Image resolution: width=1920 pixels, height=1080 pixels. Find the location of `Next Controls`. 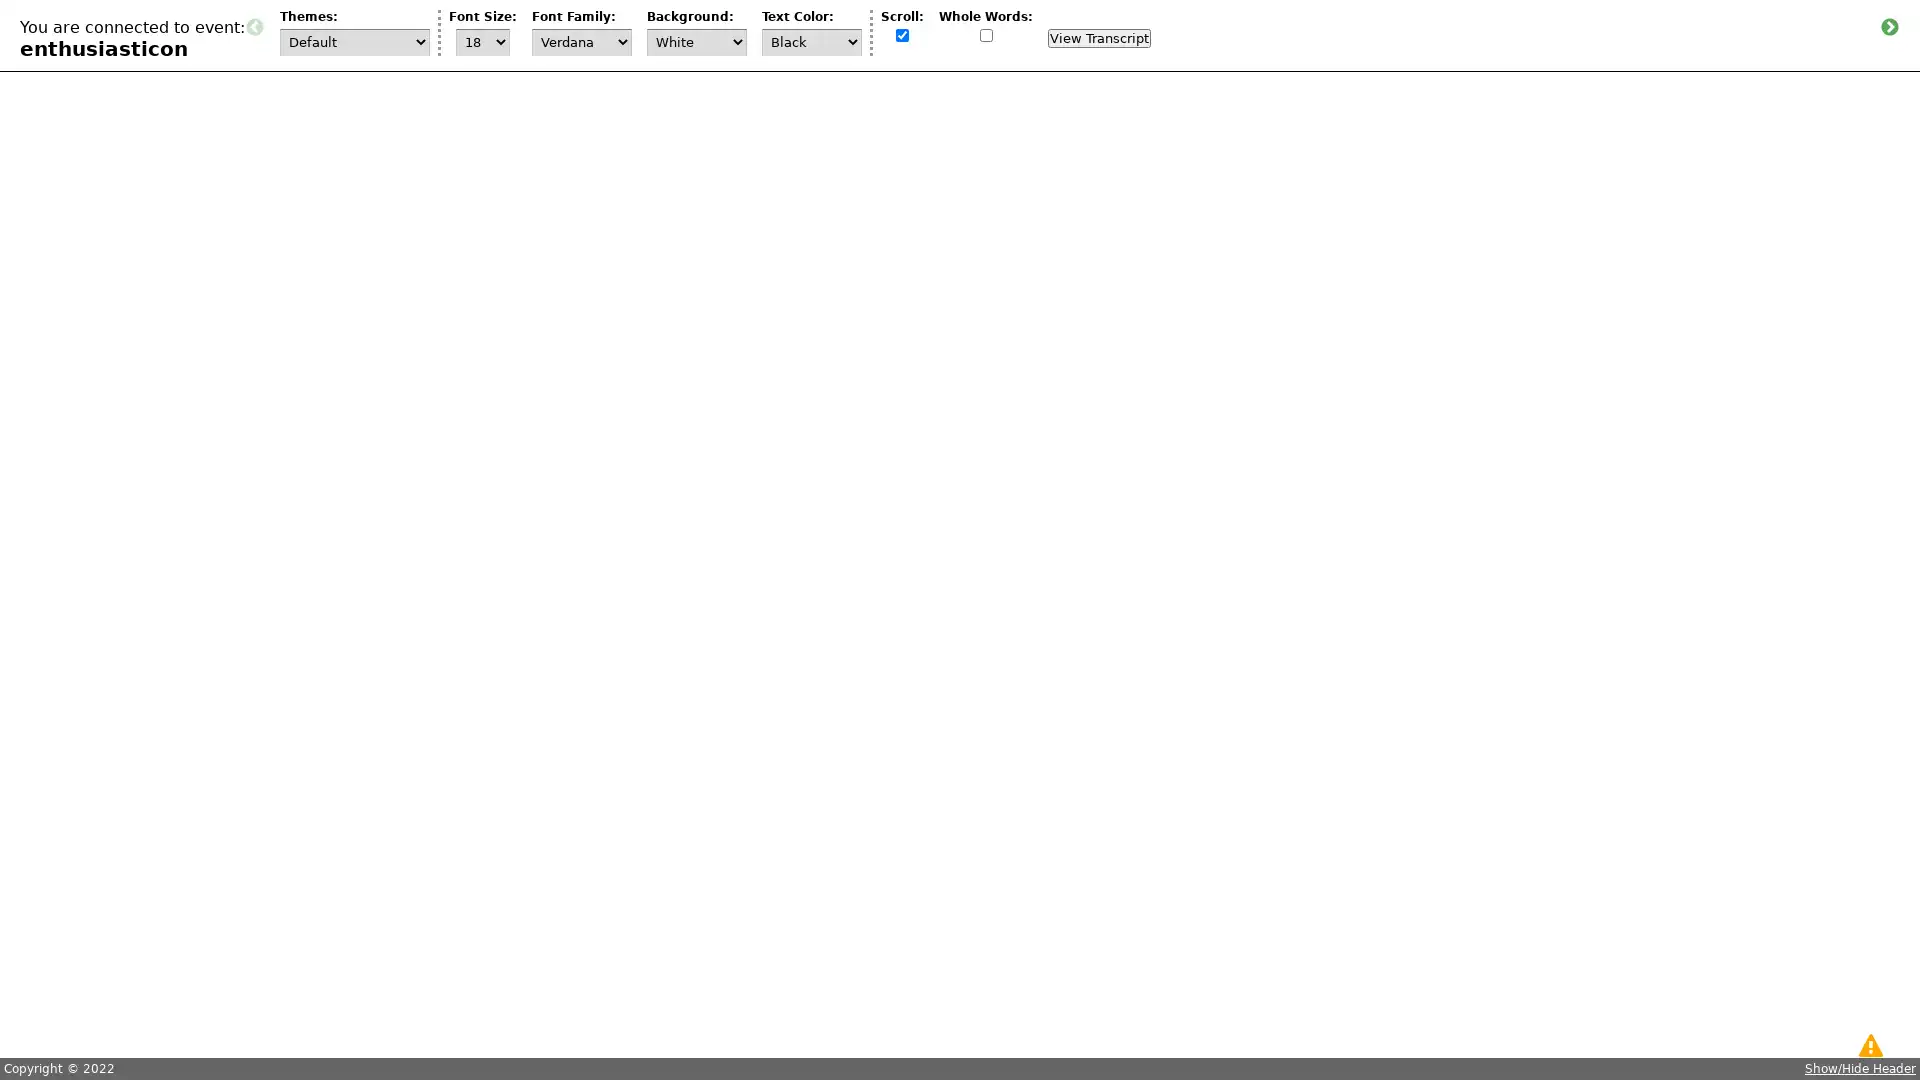

Next Controls is located at coordinates (1889, 27).